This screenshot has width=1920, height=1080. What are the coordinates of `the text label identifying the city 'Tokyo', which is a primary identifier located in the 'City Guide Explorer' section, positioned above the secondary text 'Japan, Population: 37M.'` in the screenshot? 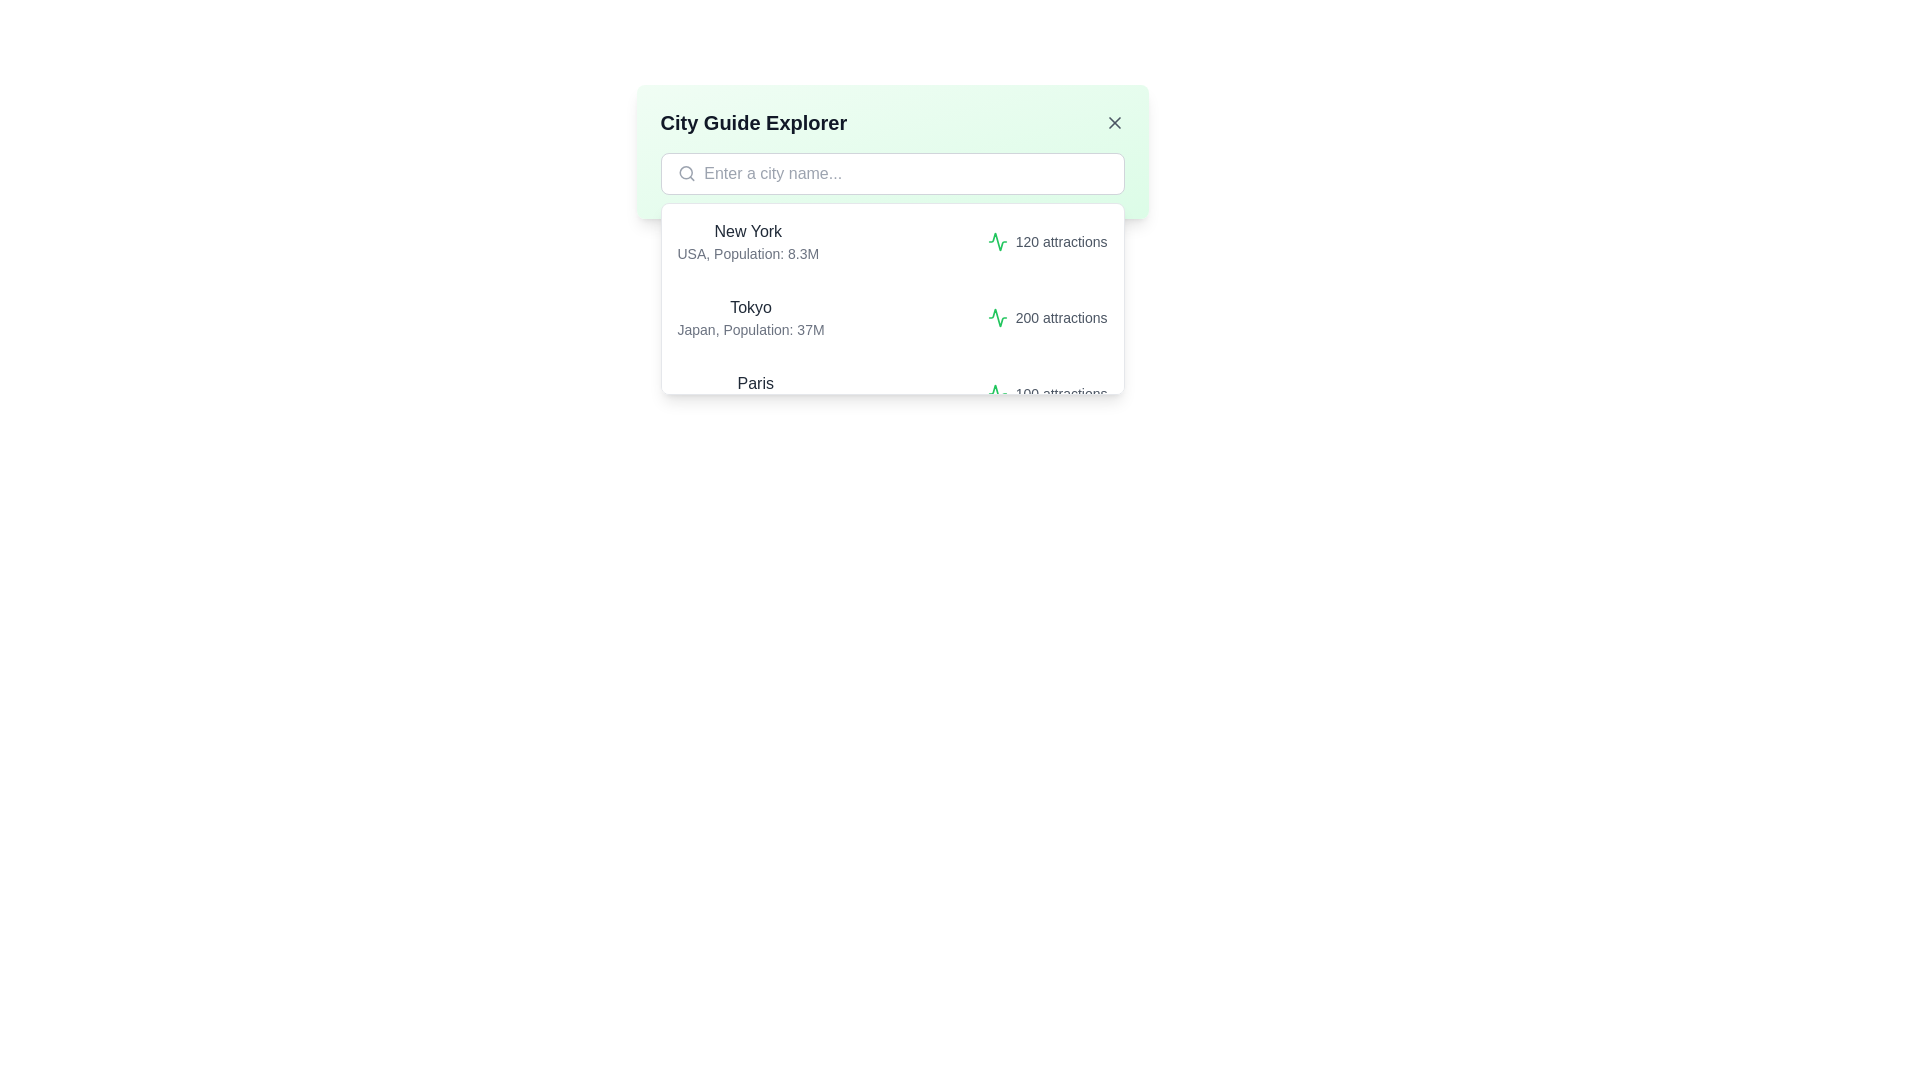 It's located at (750, 308).